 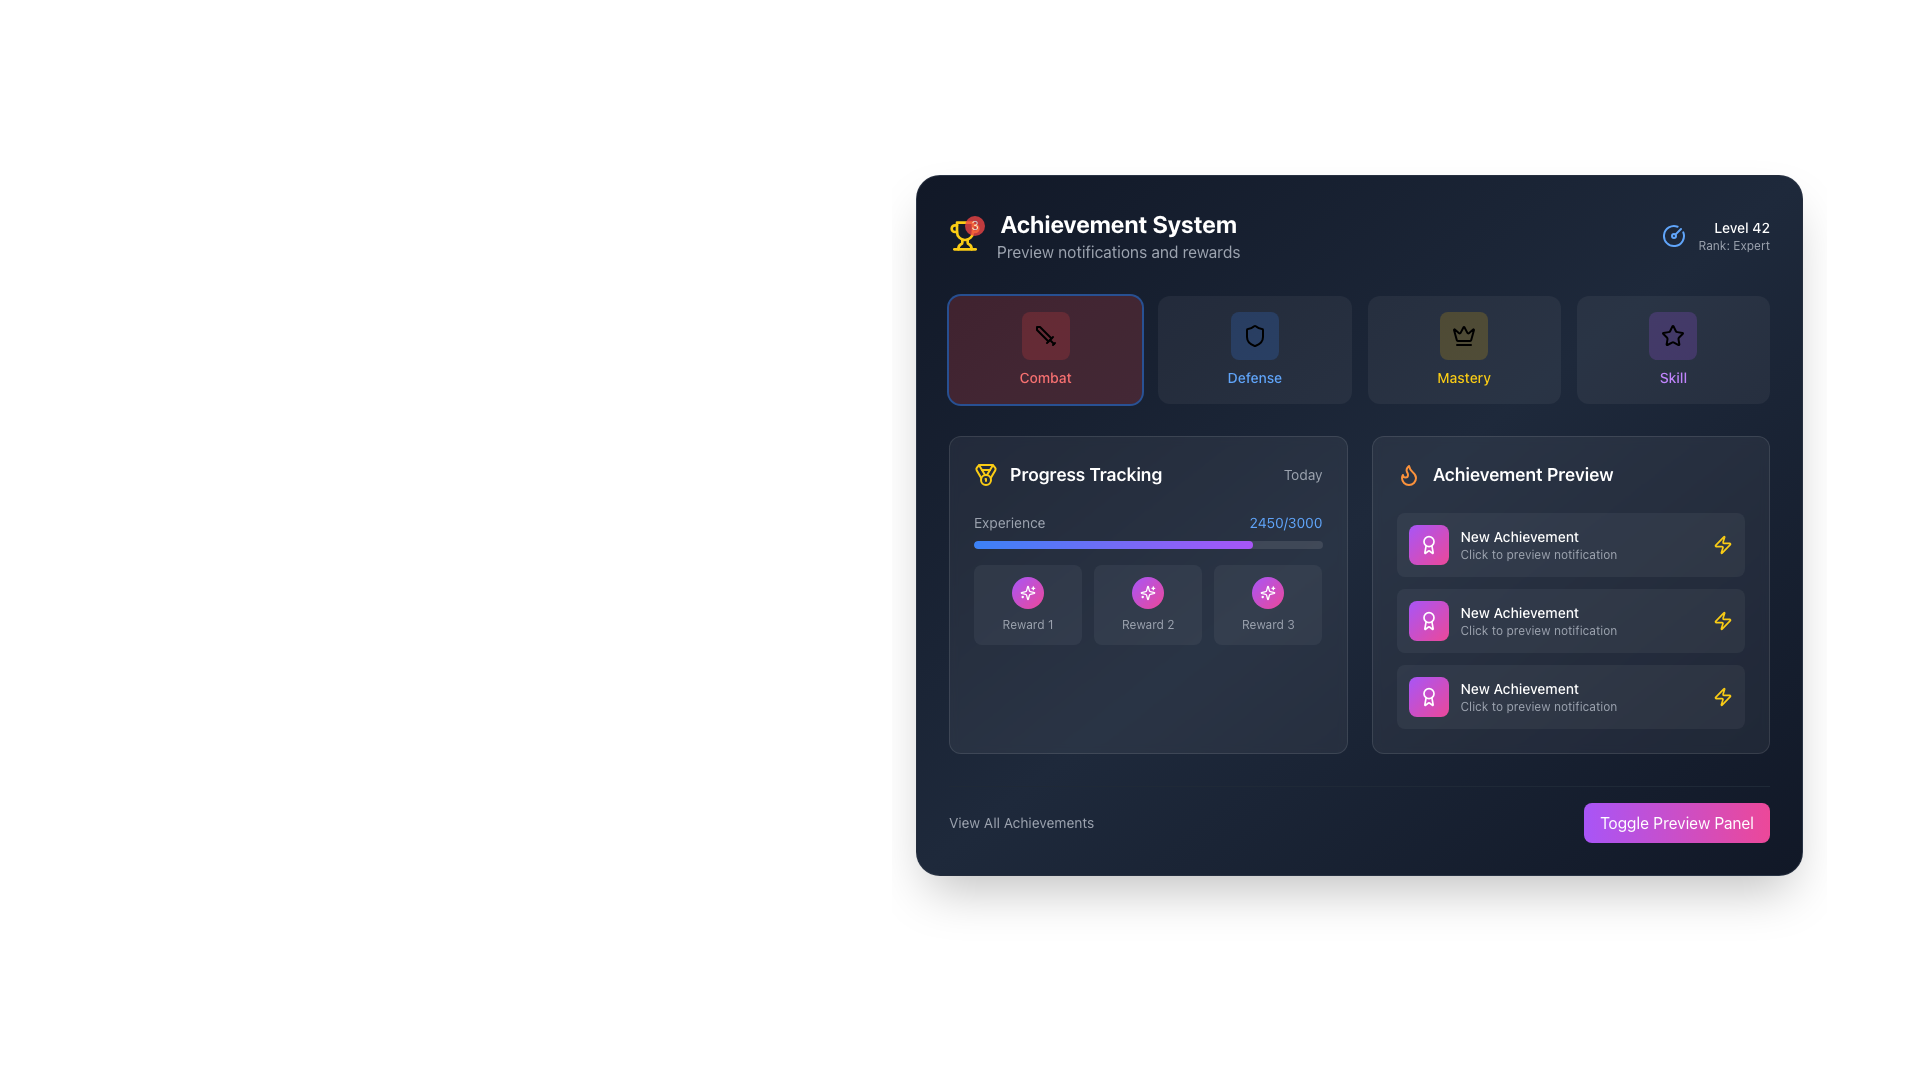 I want to click on the award icon, which is a circular medallion with ribbons, styled in white against a purple-to-pink gradient background, so click(x=1427, y=620).